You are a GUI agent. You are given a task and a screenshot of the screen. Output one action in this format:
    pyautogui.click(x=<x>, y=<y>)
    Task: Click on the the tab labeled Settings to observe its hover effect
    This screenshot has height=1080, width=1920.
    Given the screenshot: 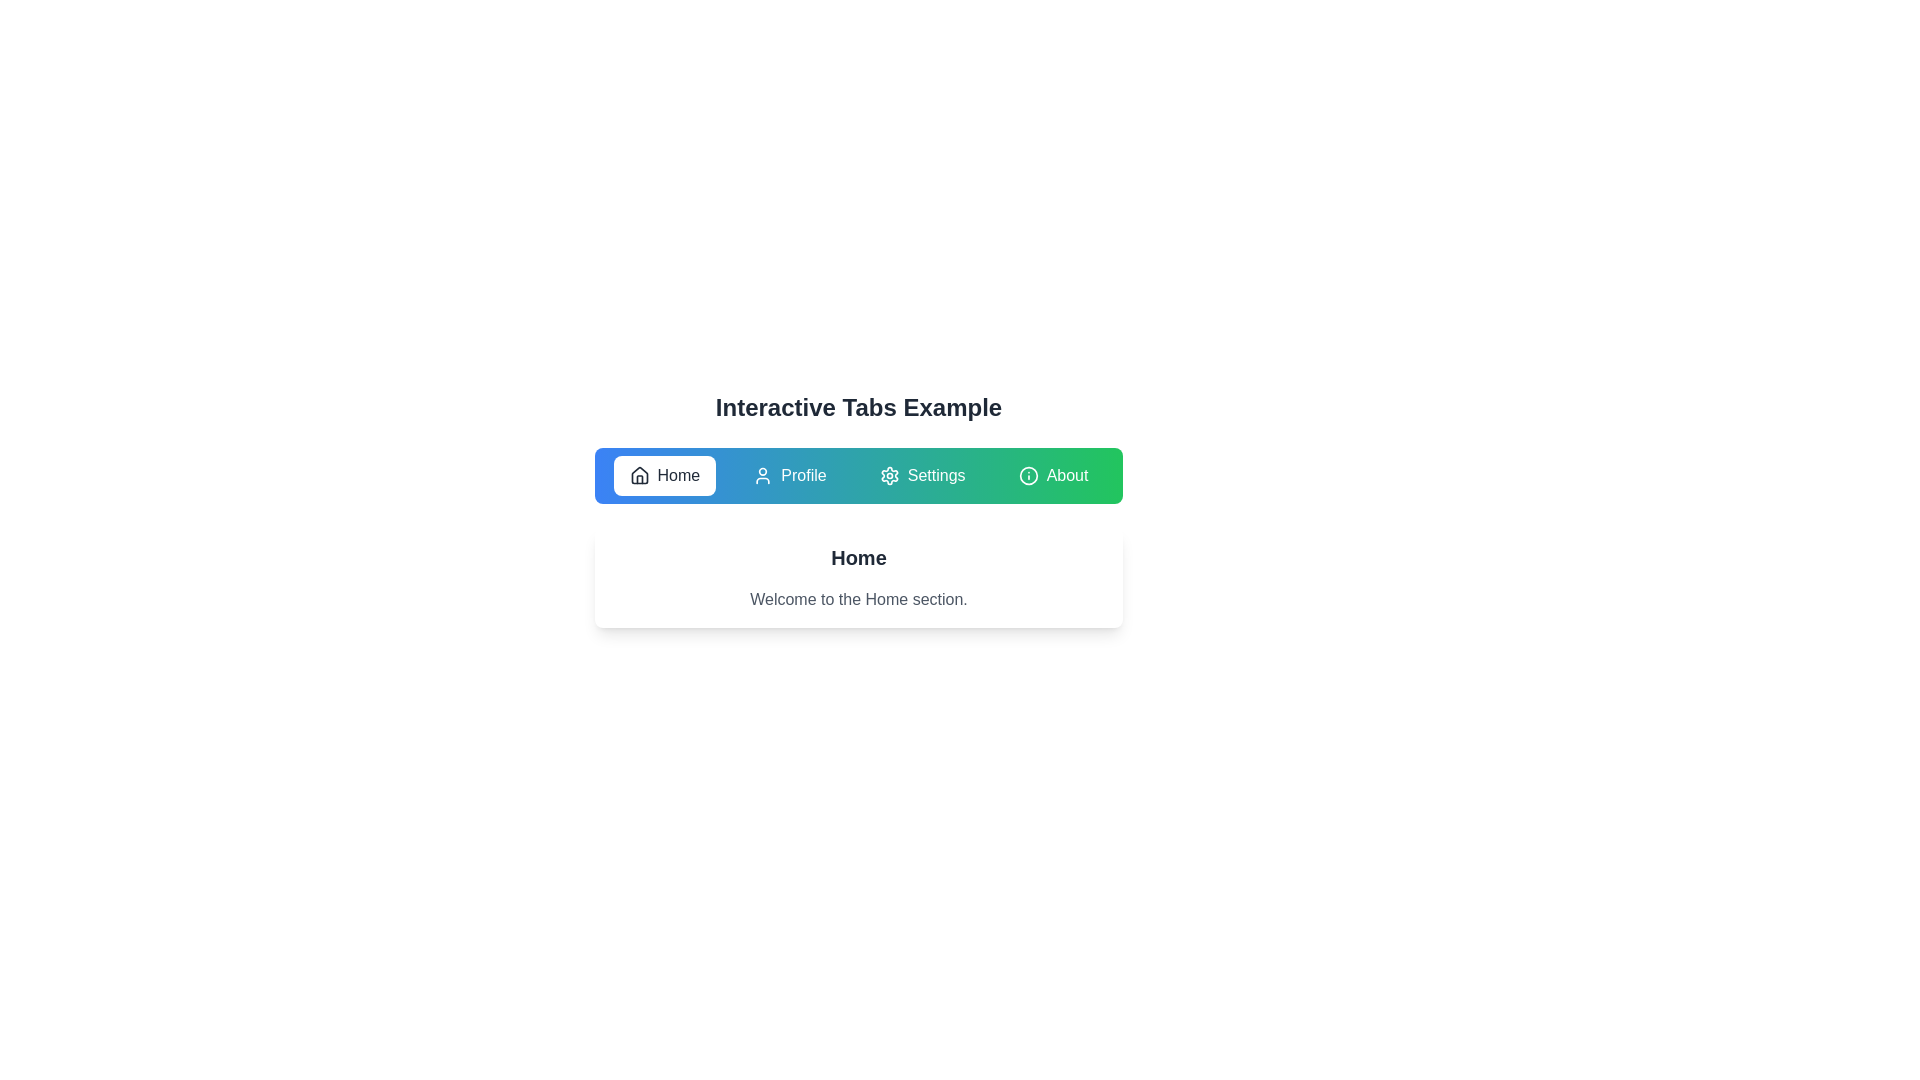 What is the action you would take?
    pyautogui.click(x=921, y=475)
    